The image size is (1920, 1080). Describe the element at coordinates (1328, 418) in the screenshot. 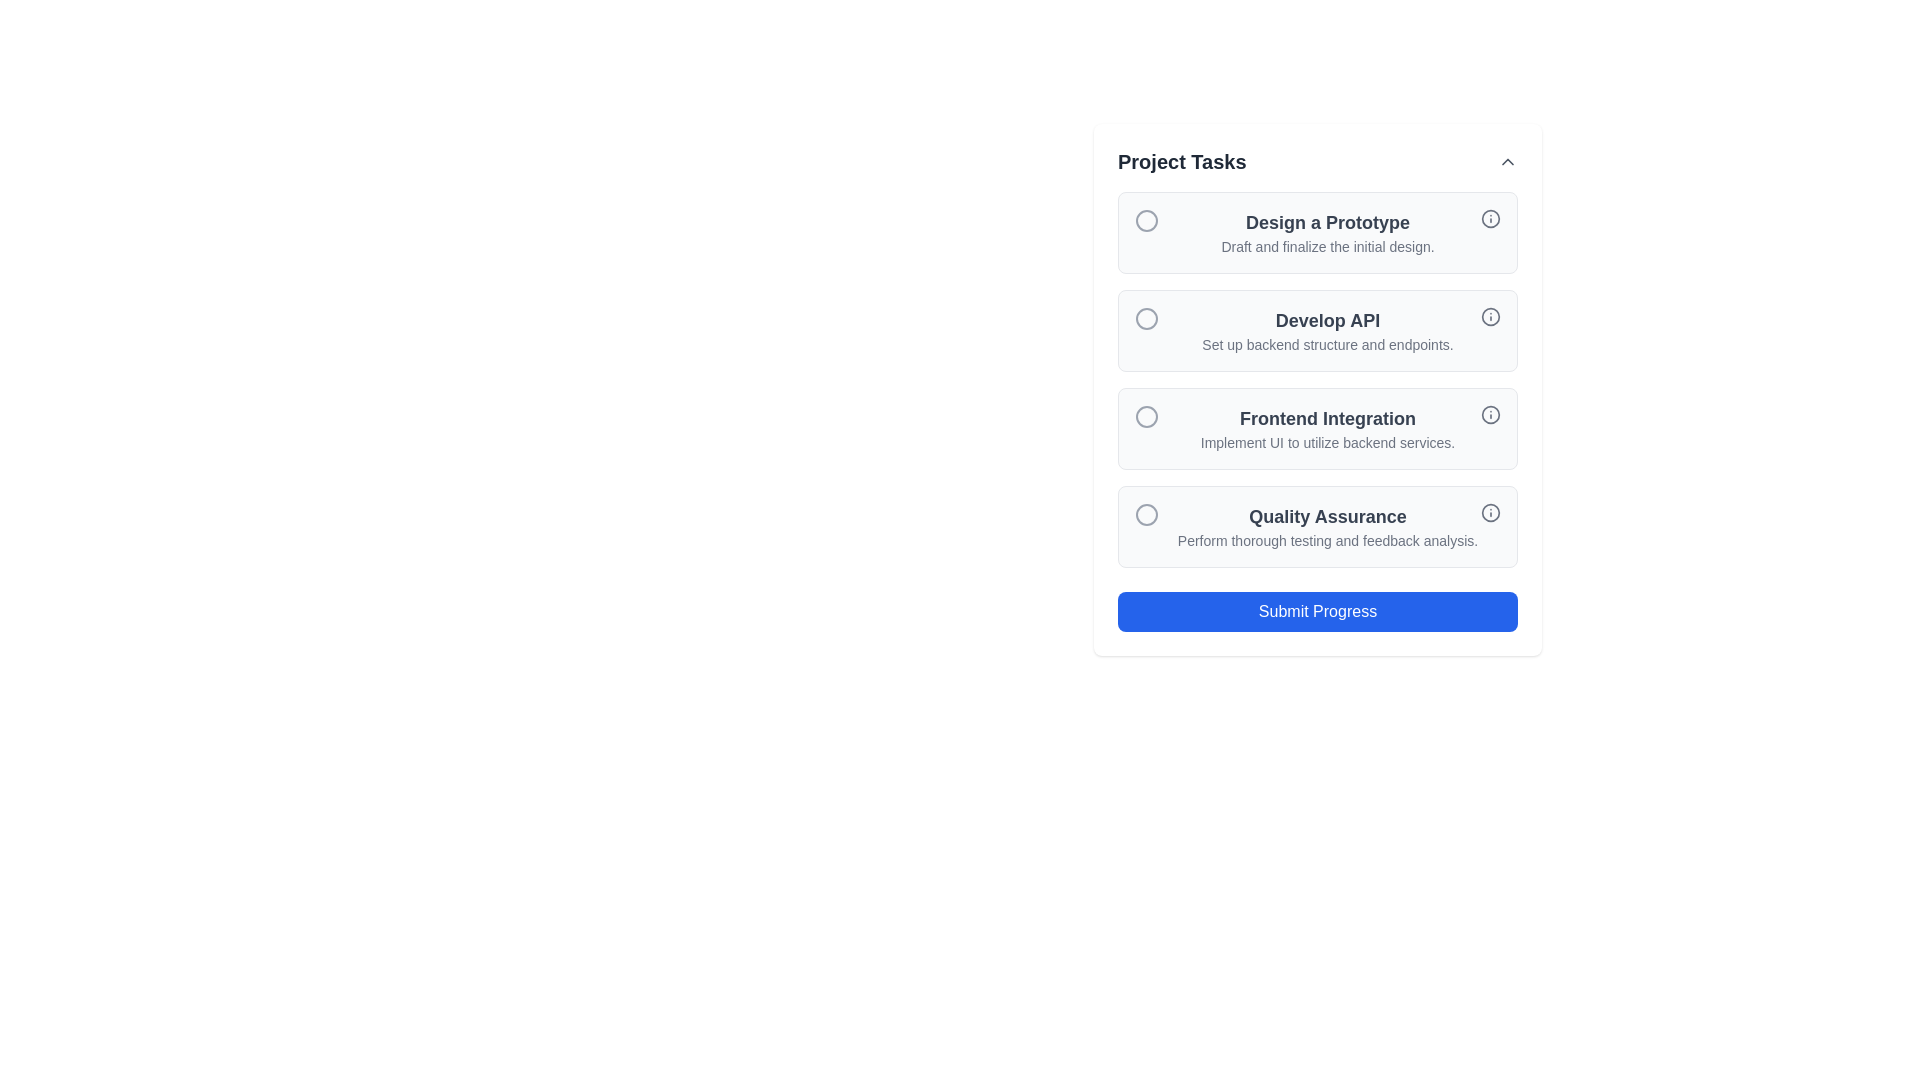

I see `the 'Frontend Integration' task title text label located in the third row of the 'Project Tasks' interface` at that location.